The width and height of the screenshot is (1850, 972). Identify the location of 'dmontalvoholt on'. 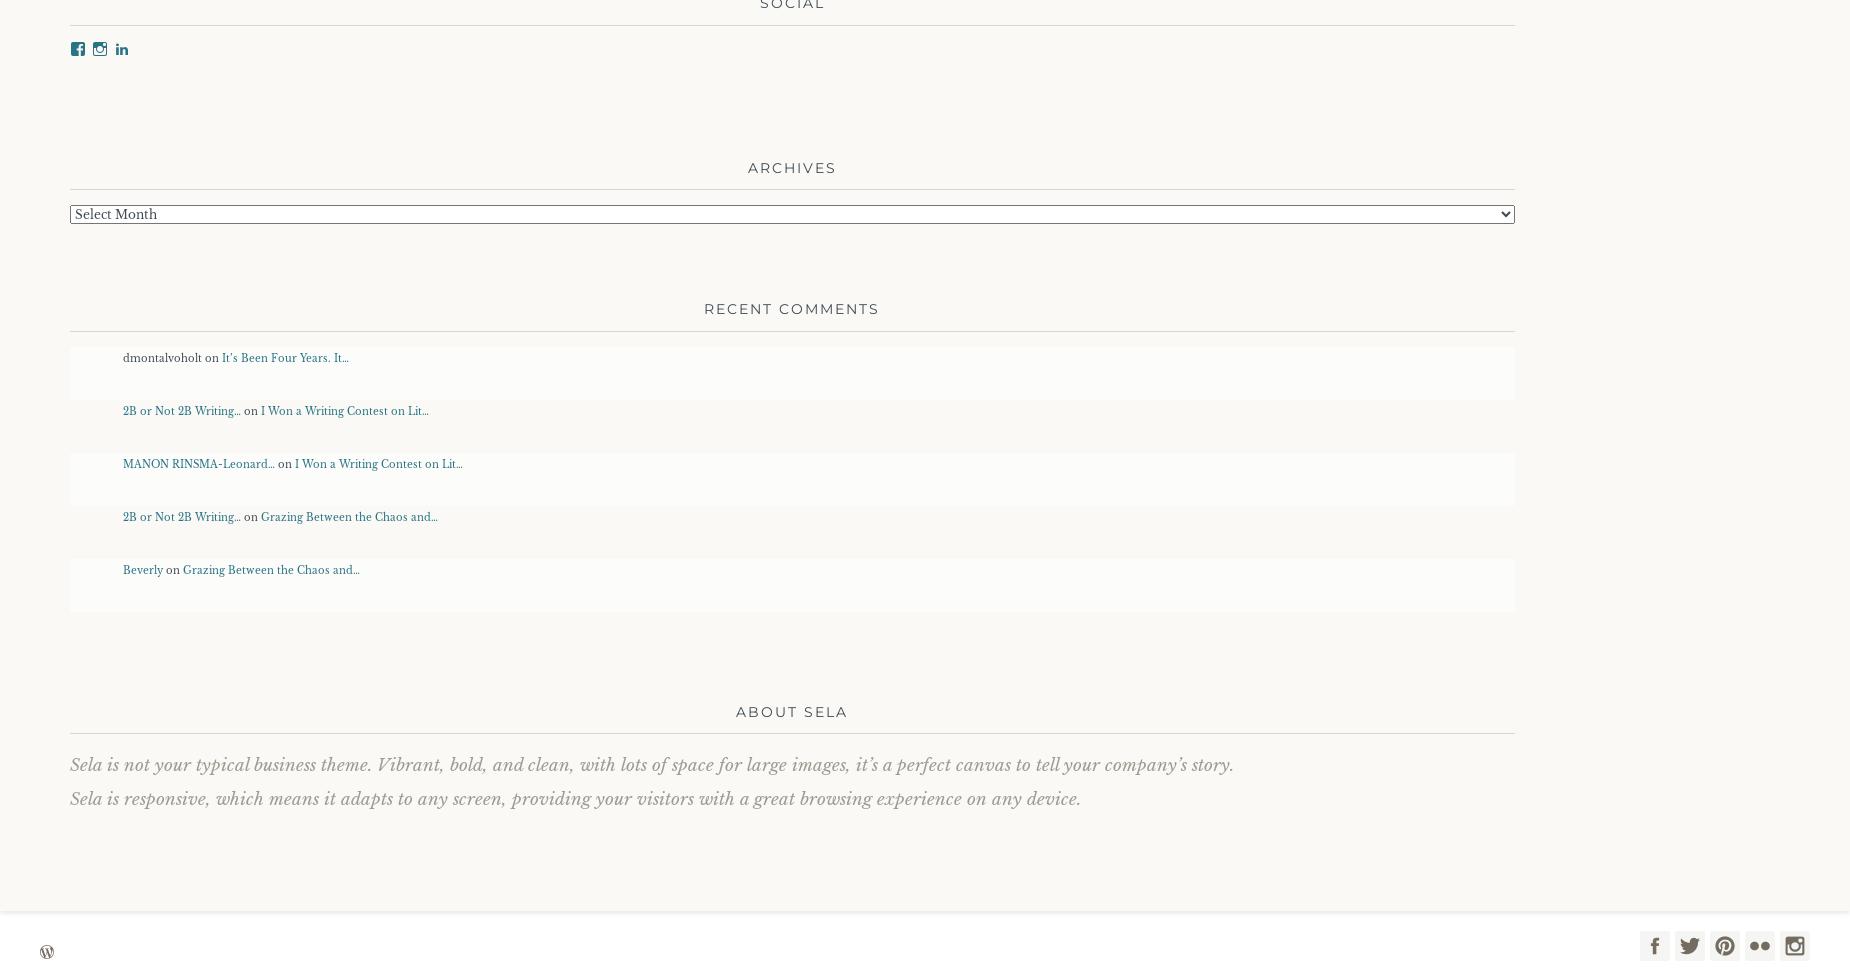
(171, 356).